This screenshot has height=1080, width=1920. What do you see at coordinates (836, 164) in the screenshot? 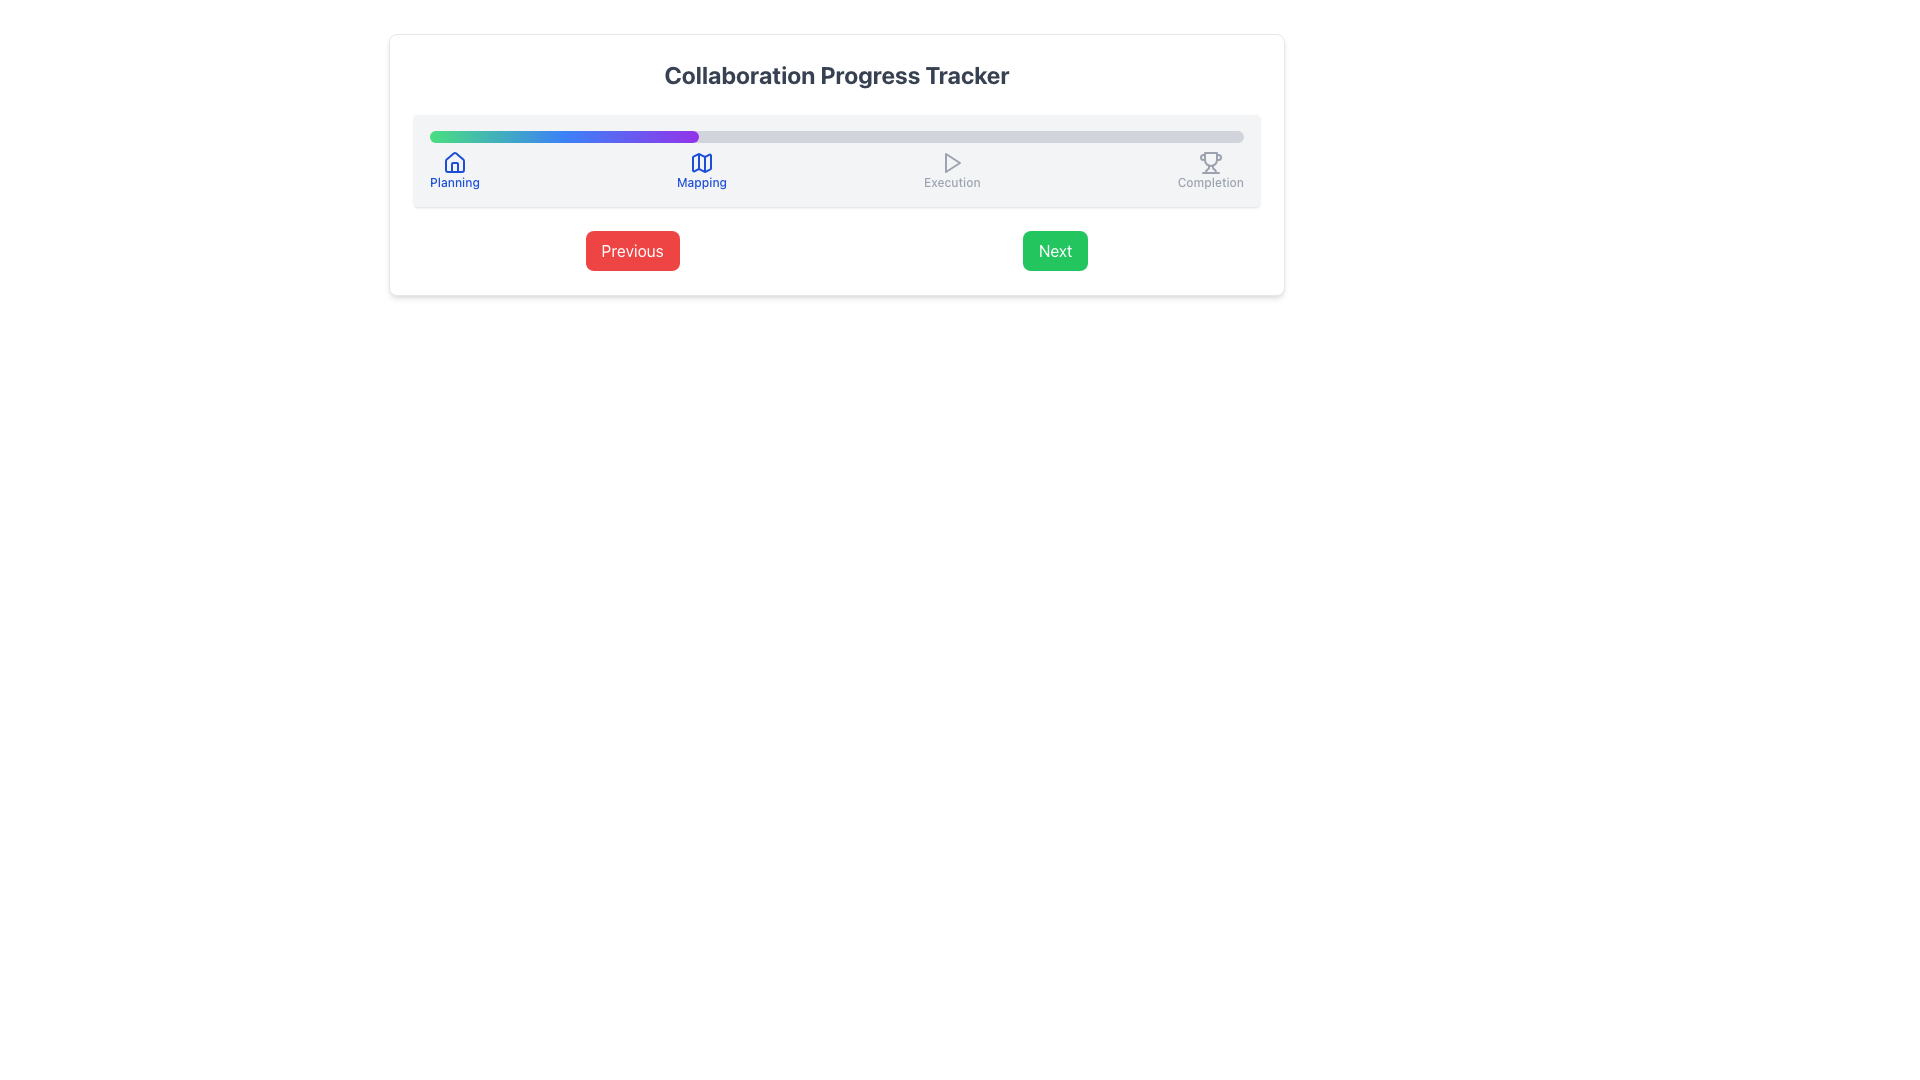
I see `the progress bar of the Collaboration Progress Tracker Component` at bounding box center [836, 164].